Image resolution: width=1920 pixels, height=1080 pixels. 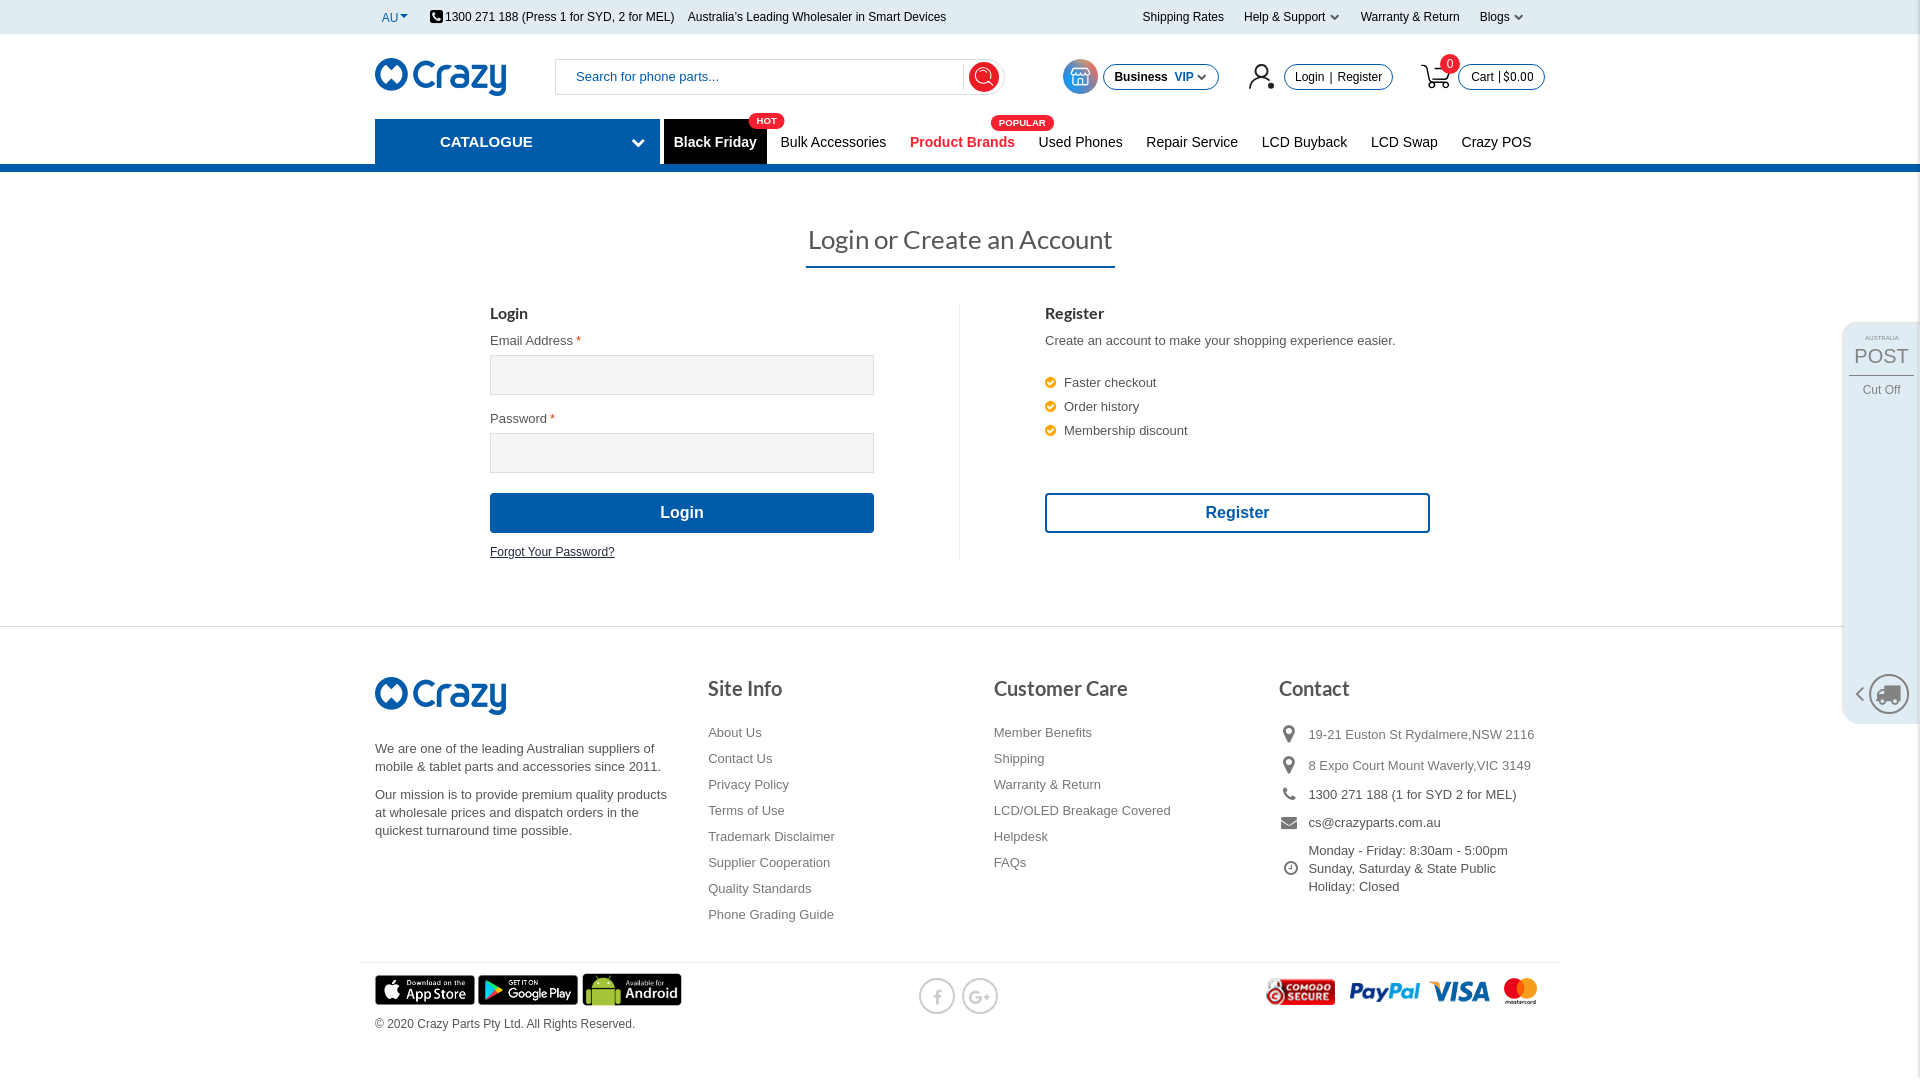 I want to click on 'Used Phones', so click(x=1079, y=141).